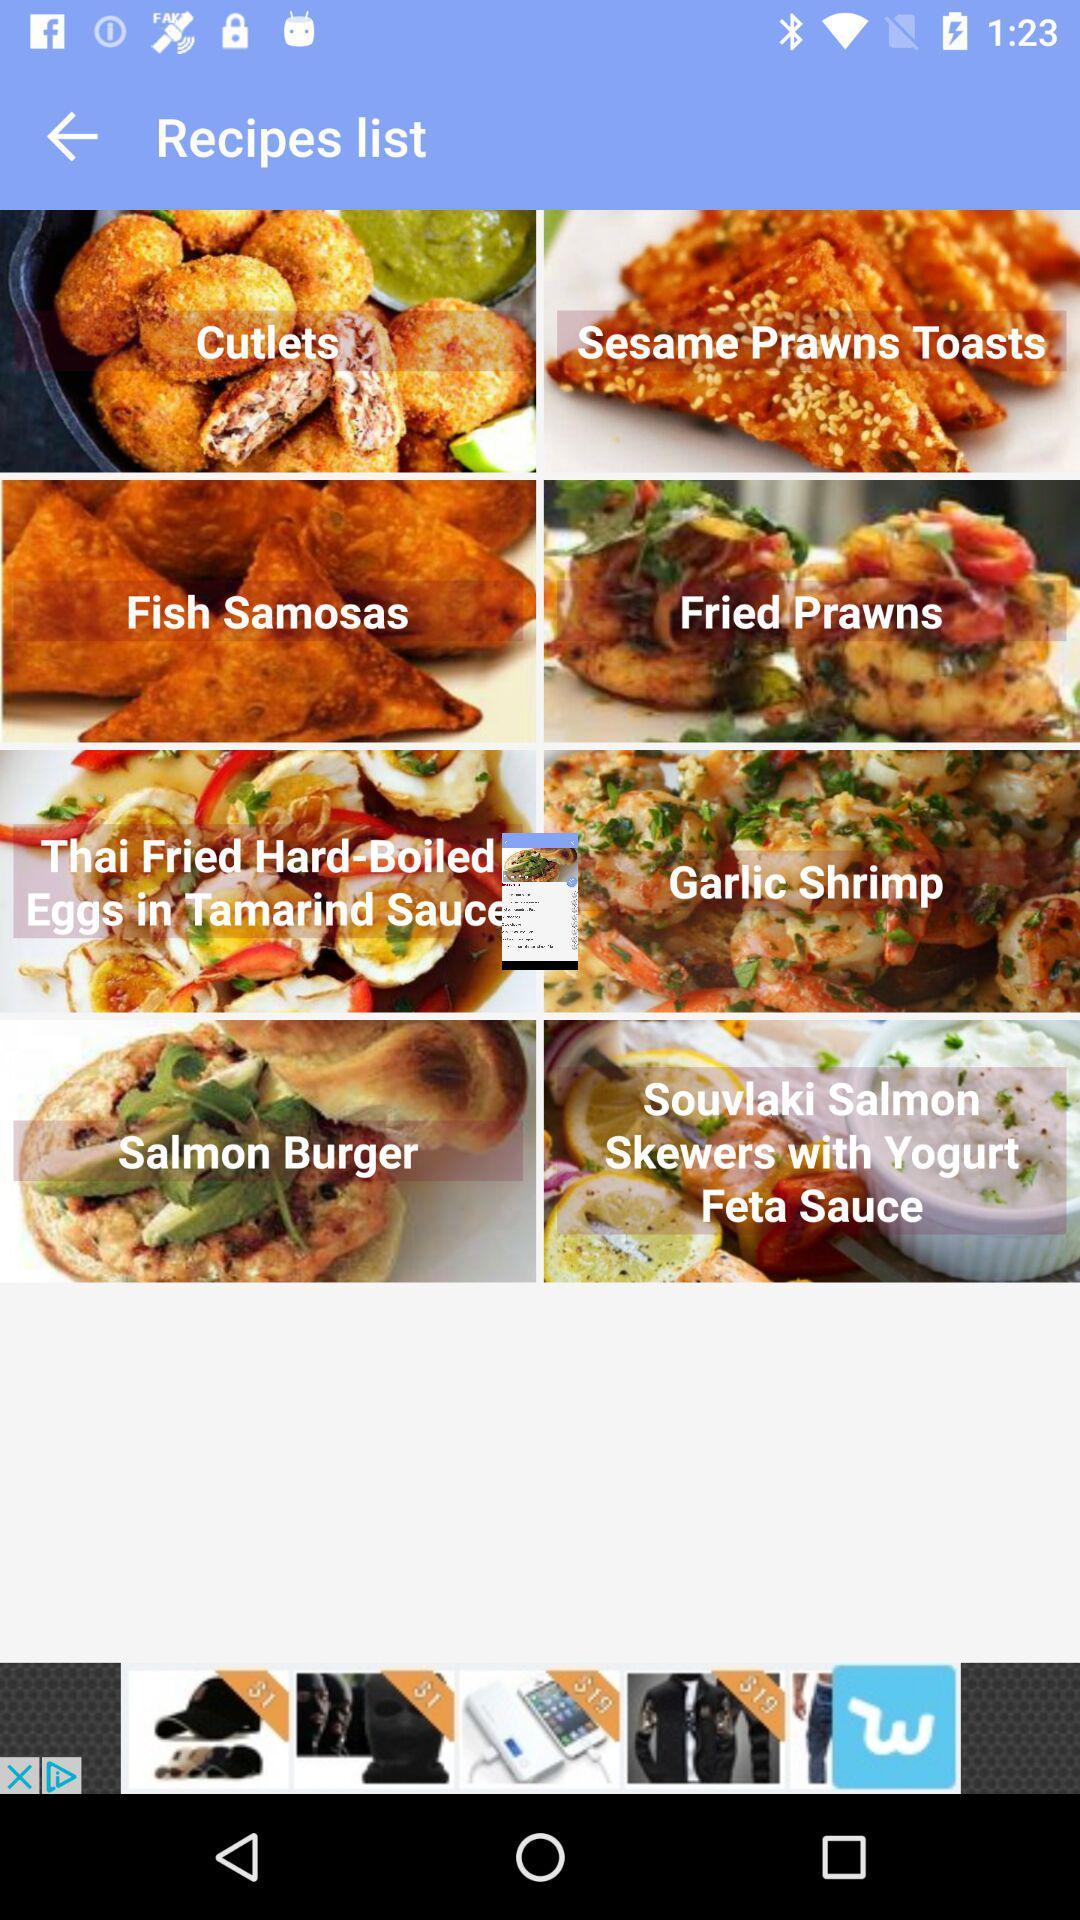 Image resolution: width=1080 pixels, height=1920 pixels. I want to click on go back, so click(71, 135).